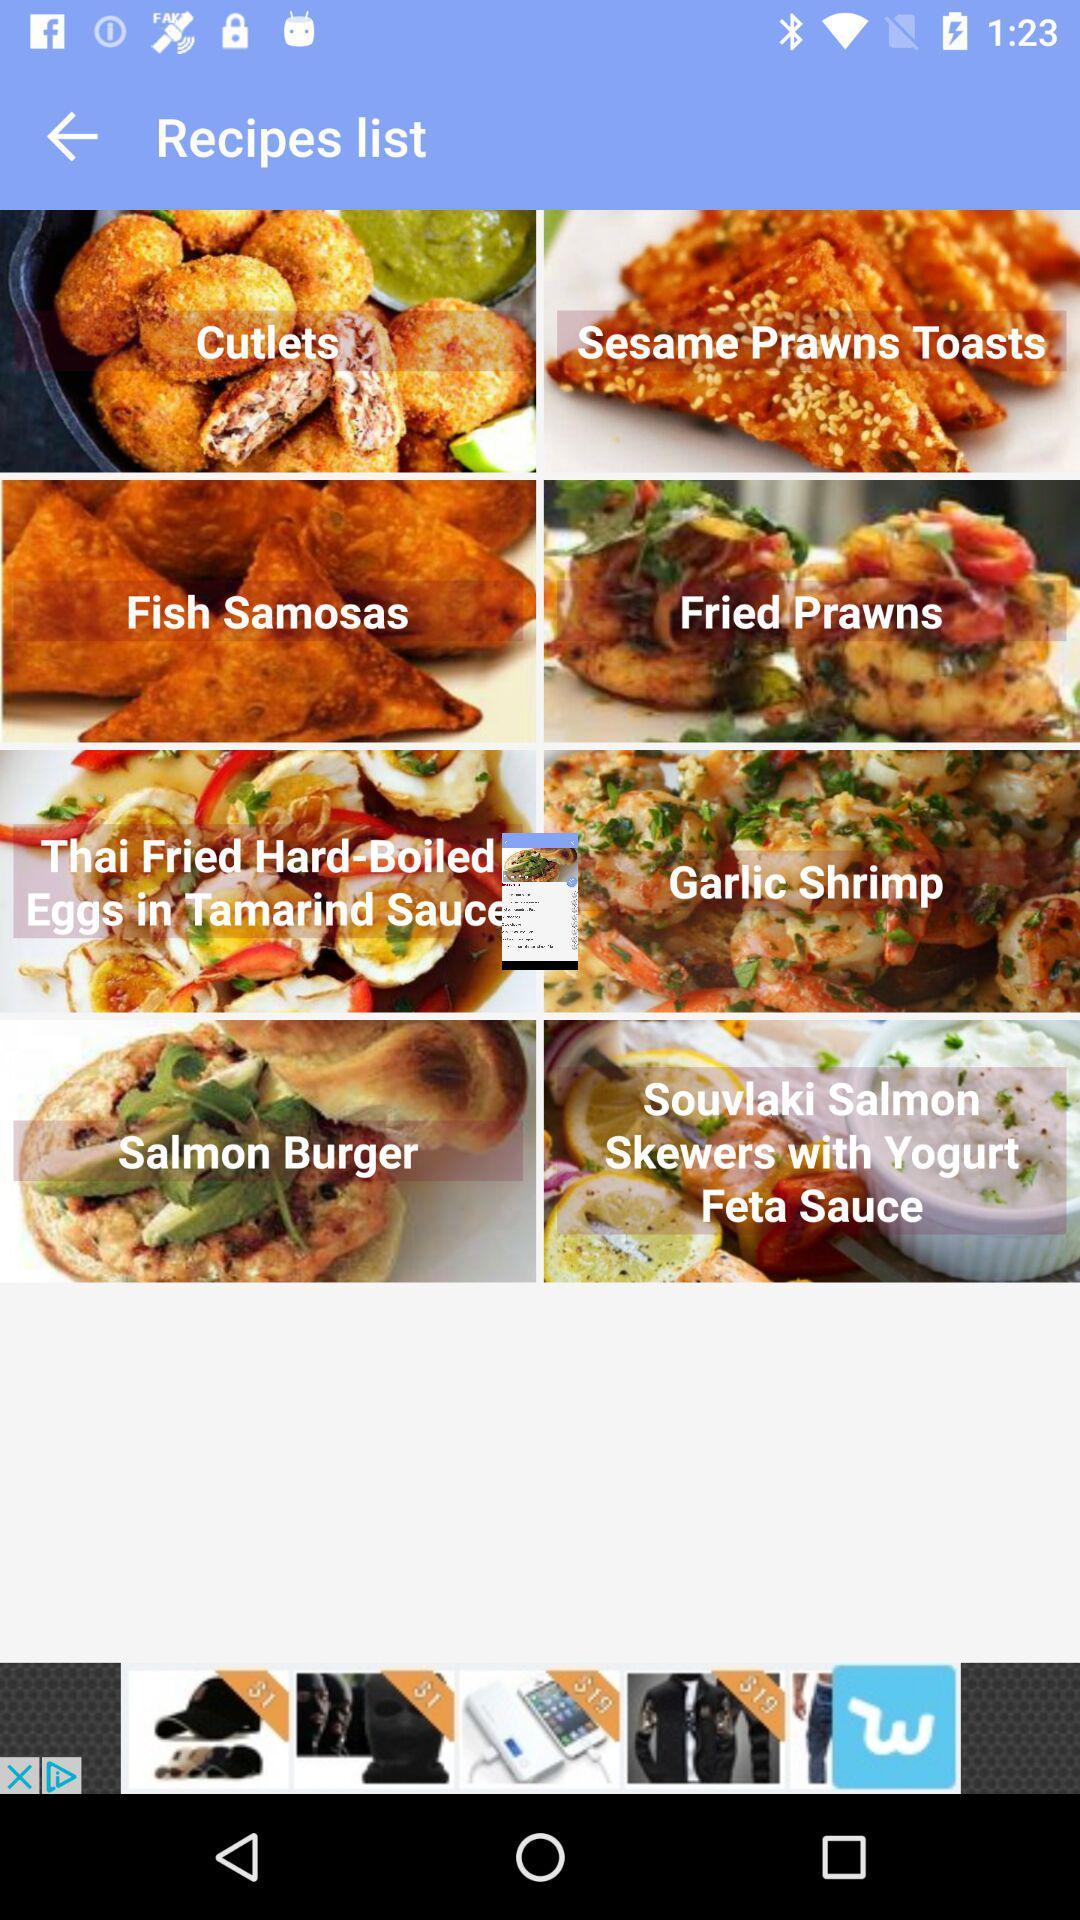 Image resolution: width=1080 pixels, height=1920 pixels. I want to click on go back, so click(71, 135).